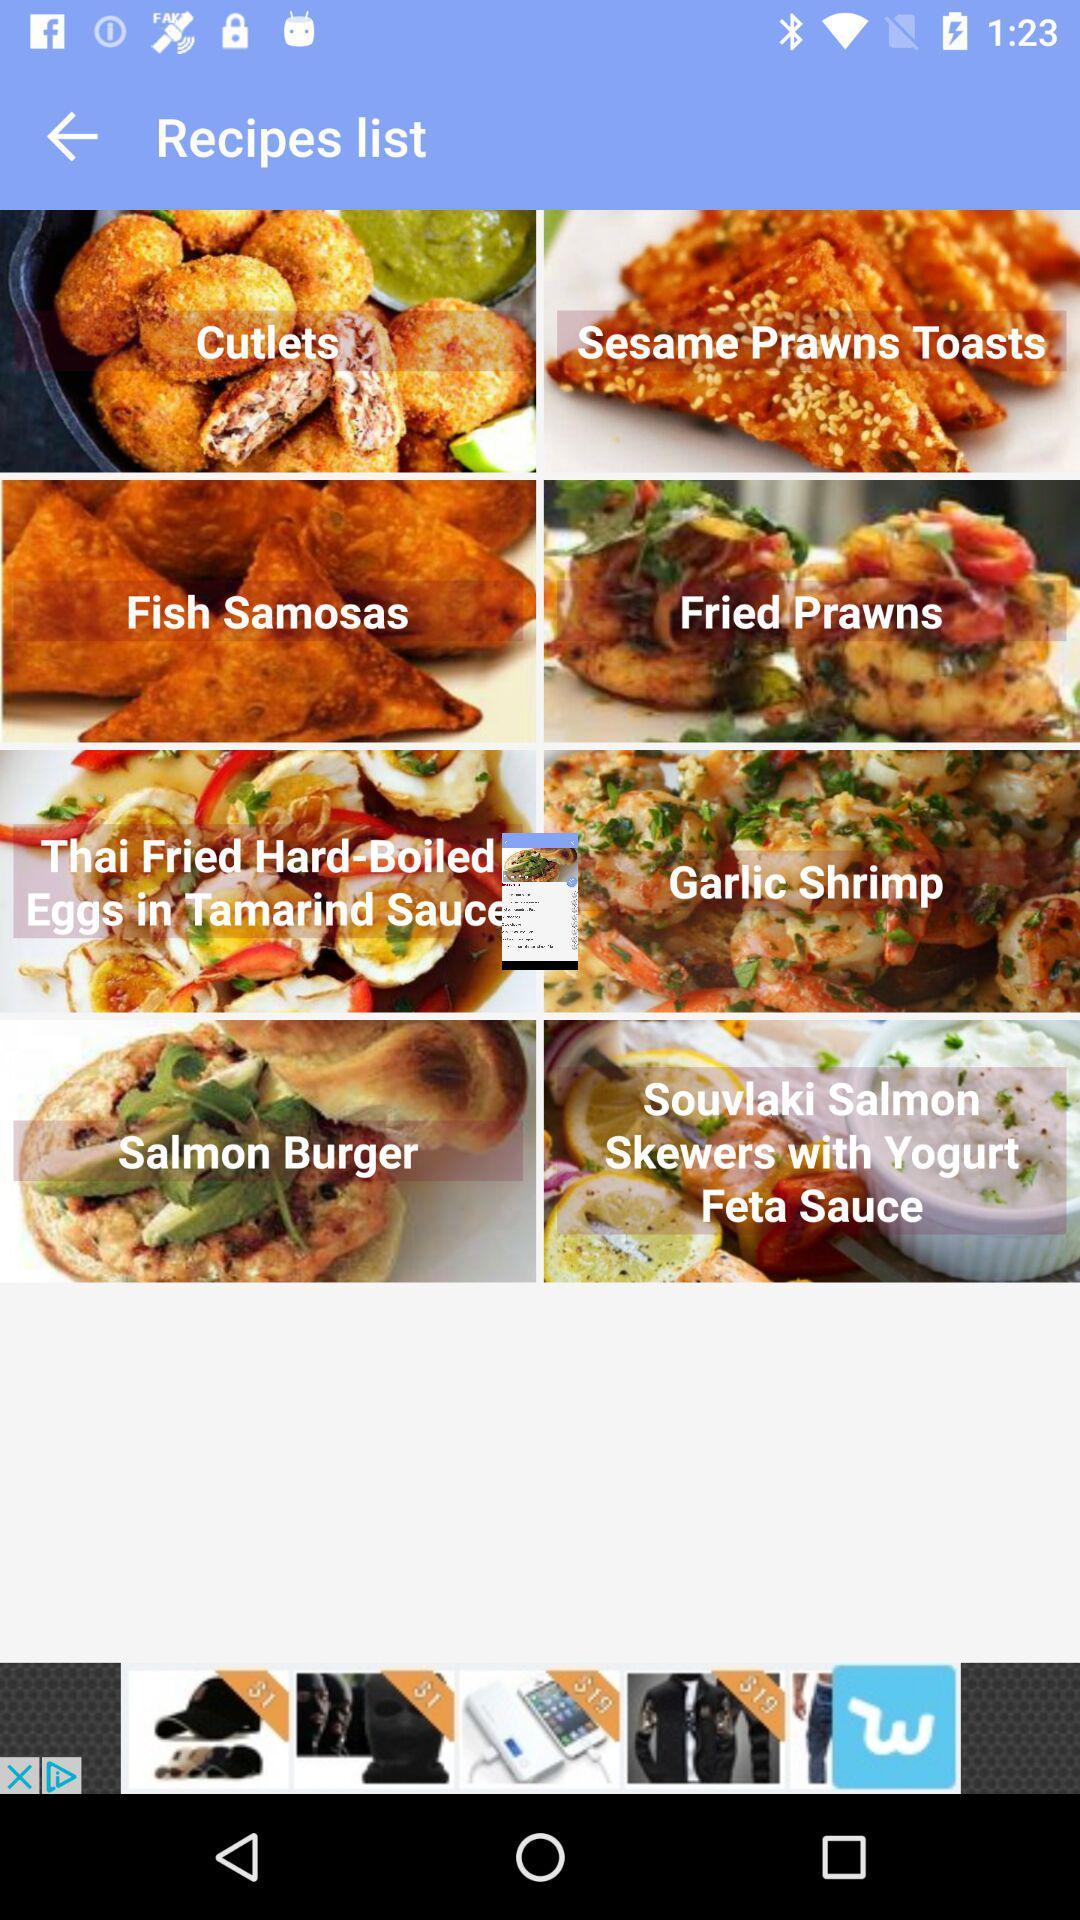 Image resolution: width=1080 pixels, height=1920 pixels. I want to click on go back, so click(71, 135).